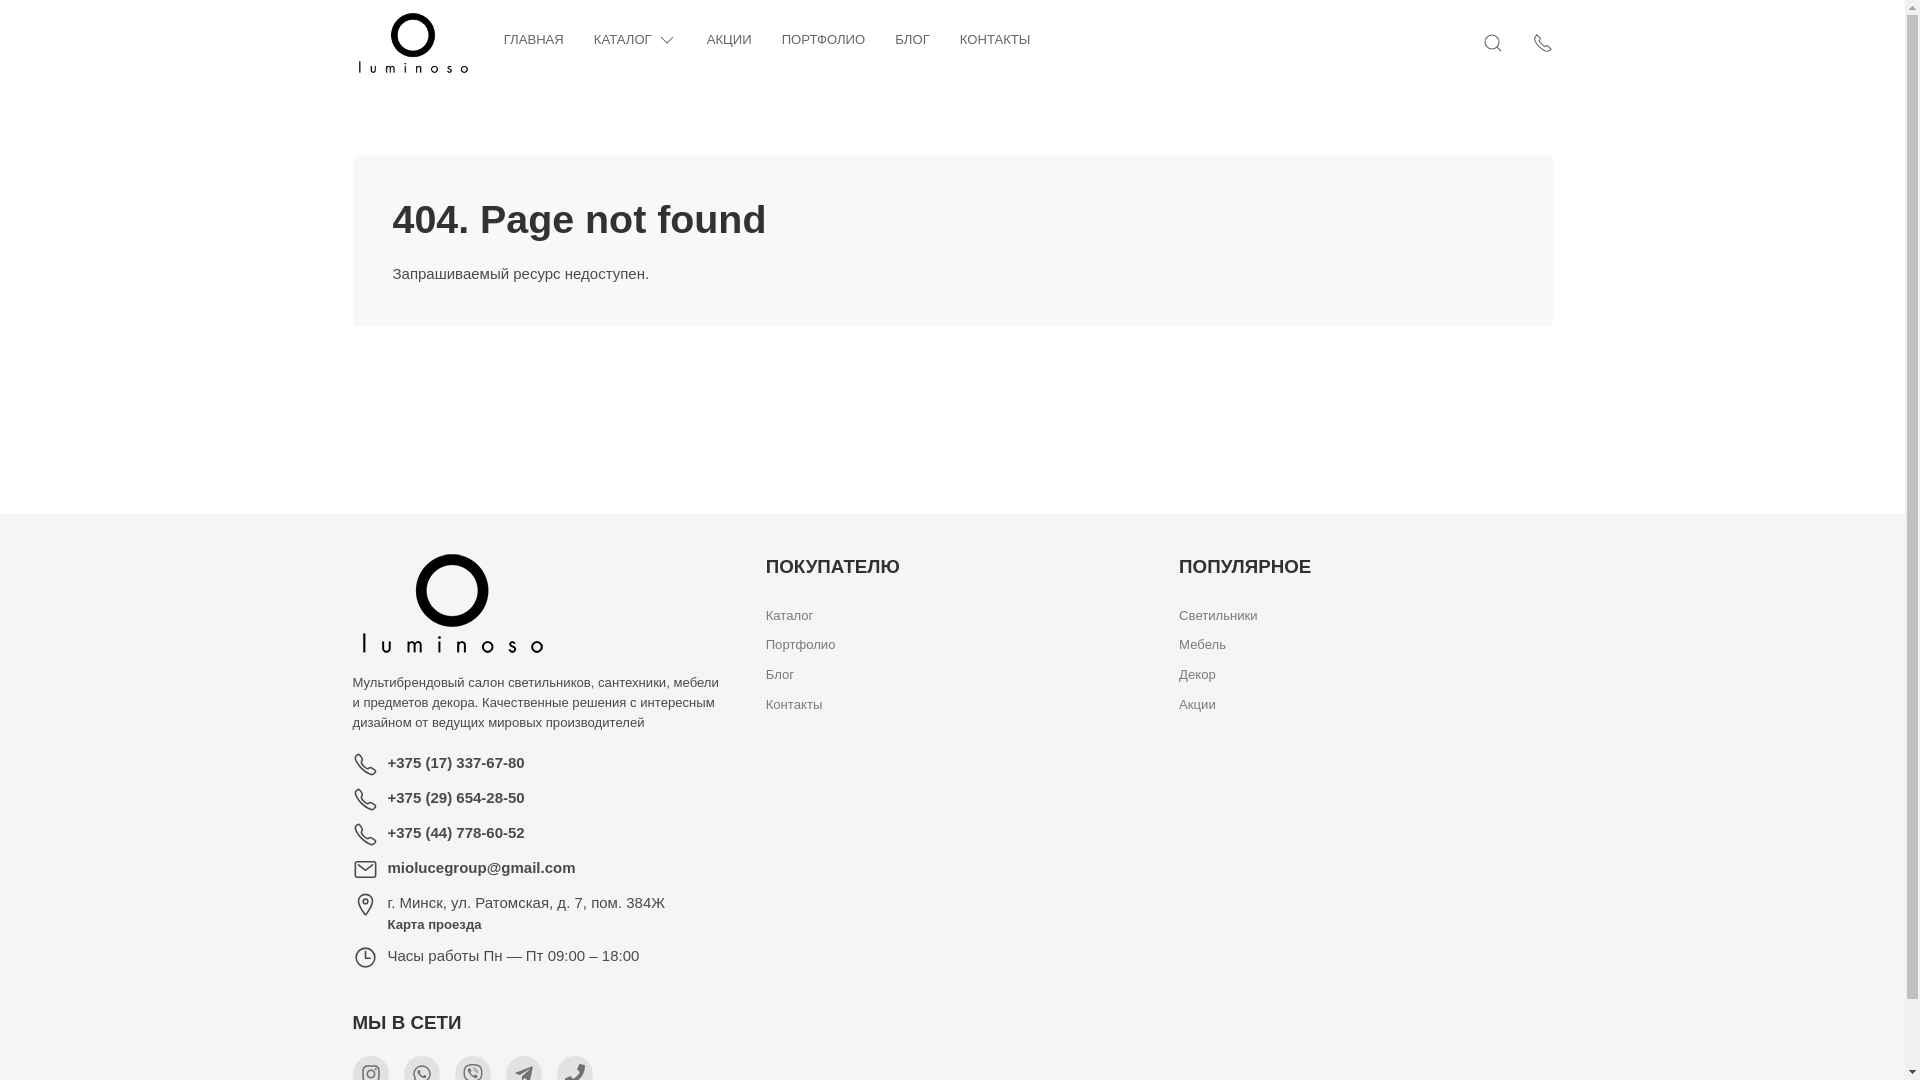  What do you see at coordinates (388, 866) in the screenshot?
I see `'miolucegroup@gmail.com'` at bounding box center [388, 866].